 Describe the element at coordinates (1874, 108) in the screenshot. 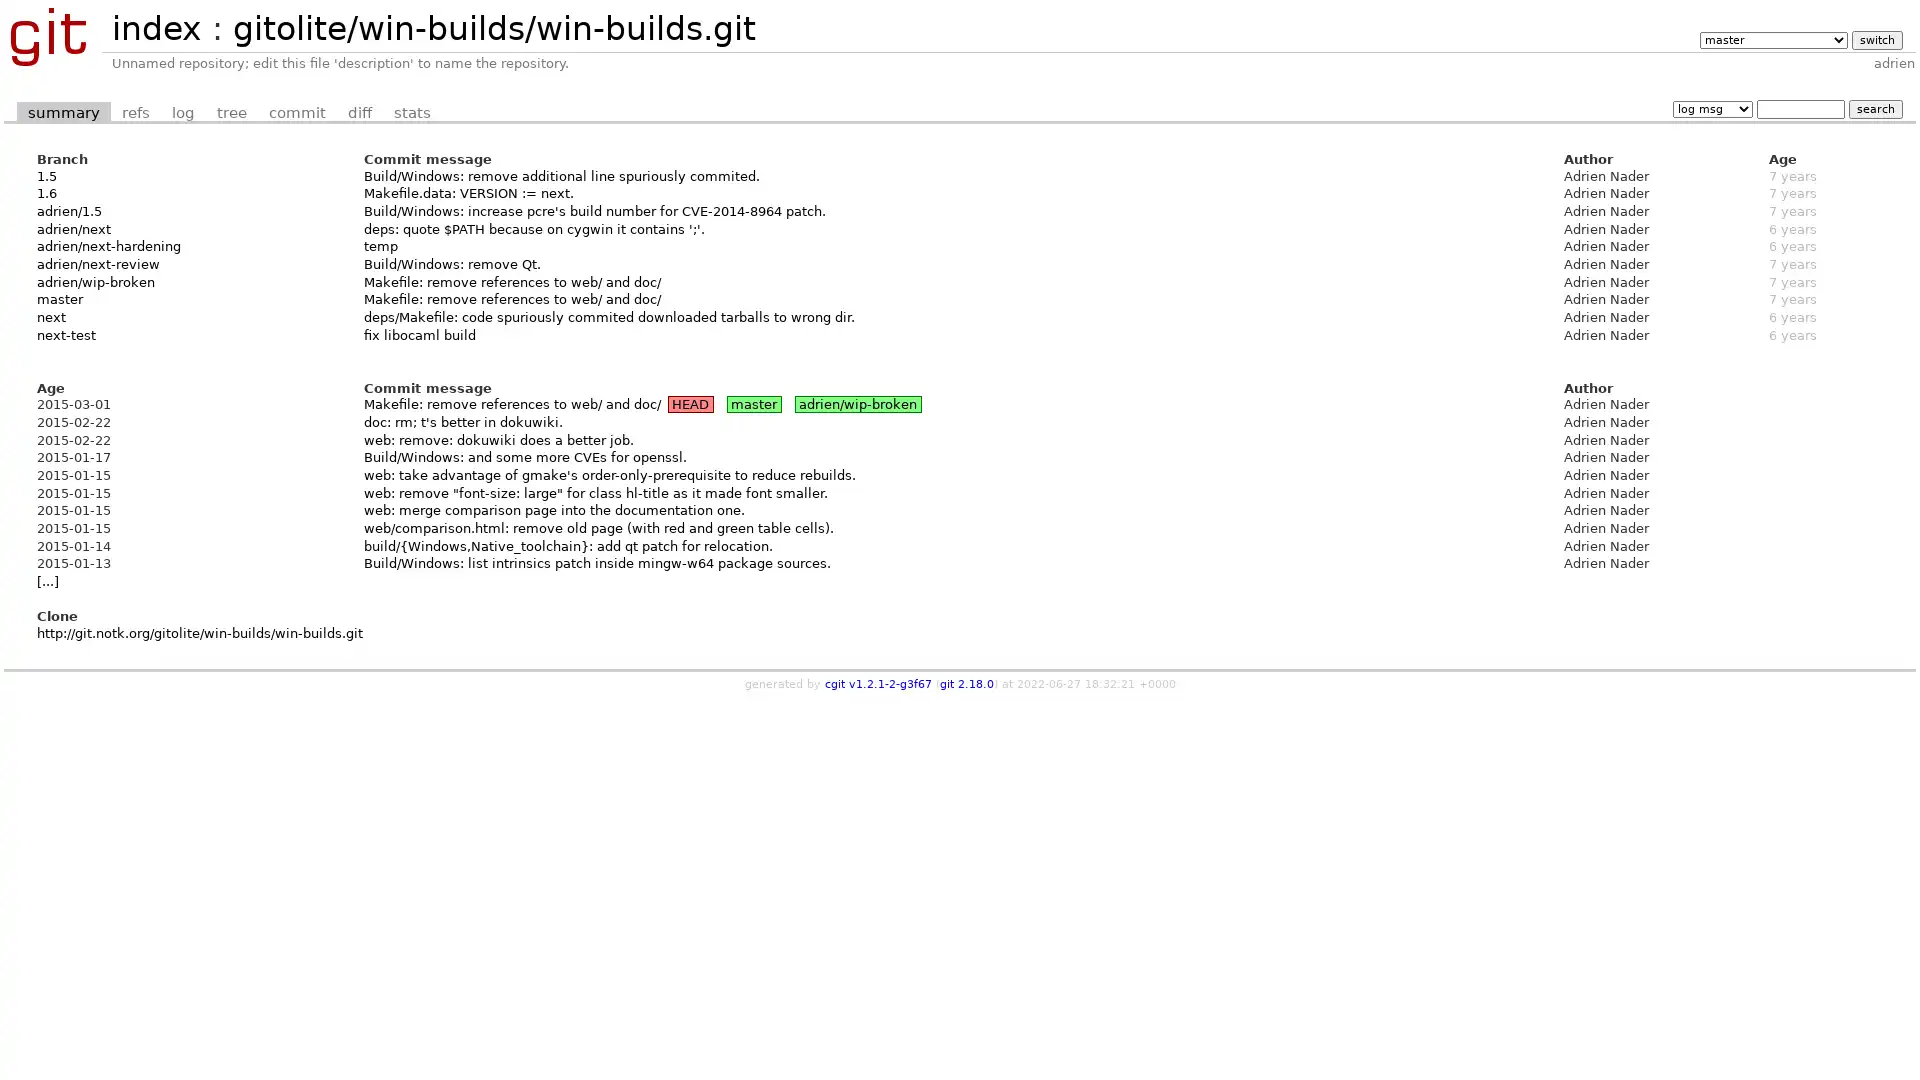

I see `search` at that location.